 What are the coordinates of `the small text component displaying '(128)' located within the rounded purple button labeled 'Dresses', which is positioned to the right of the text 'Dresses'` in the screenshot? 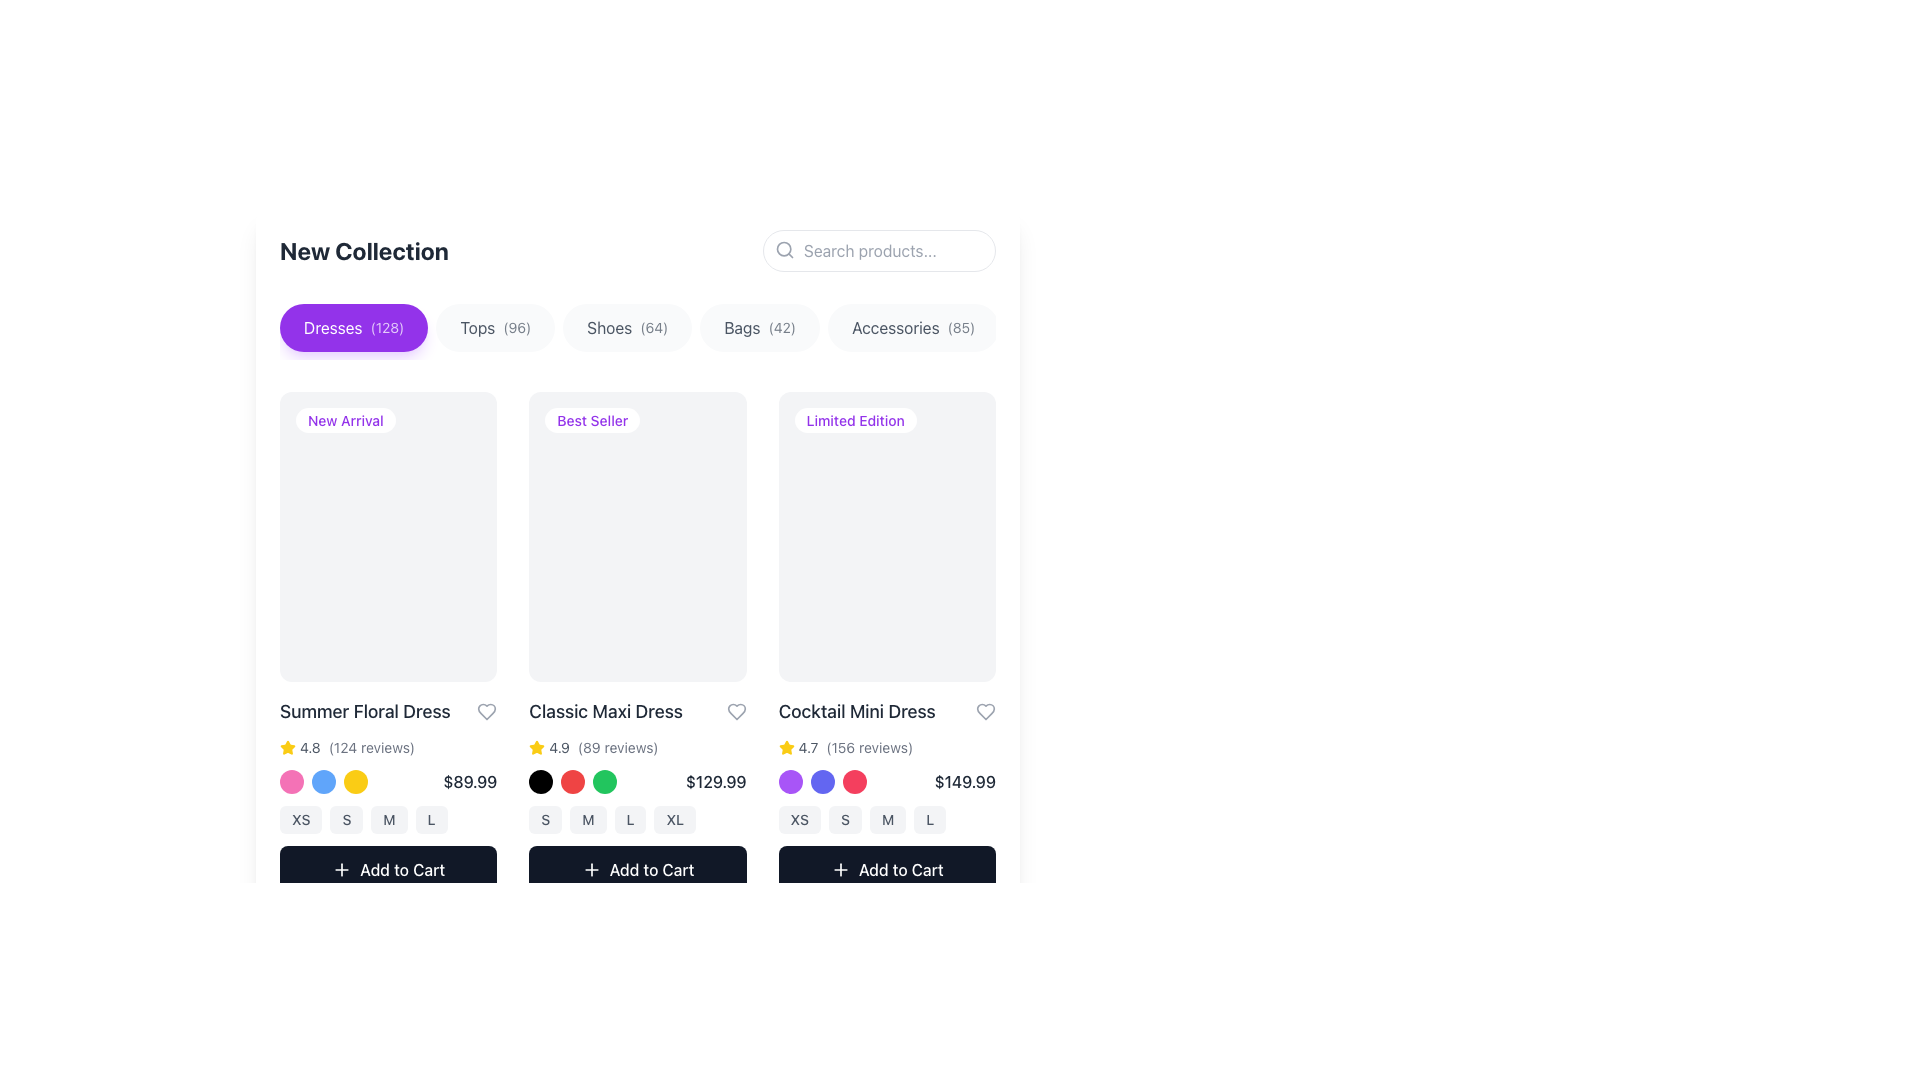 It's located at (387, 326).